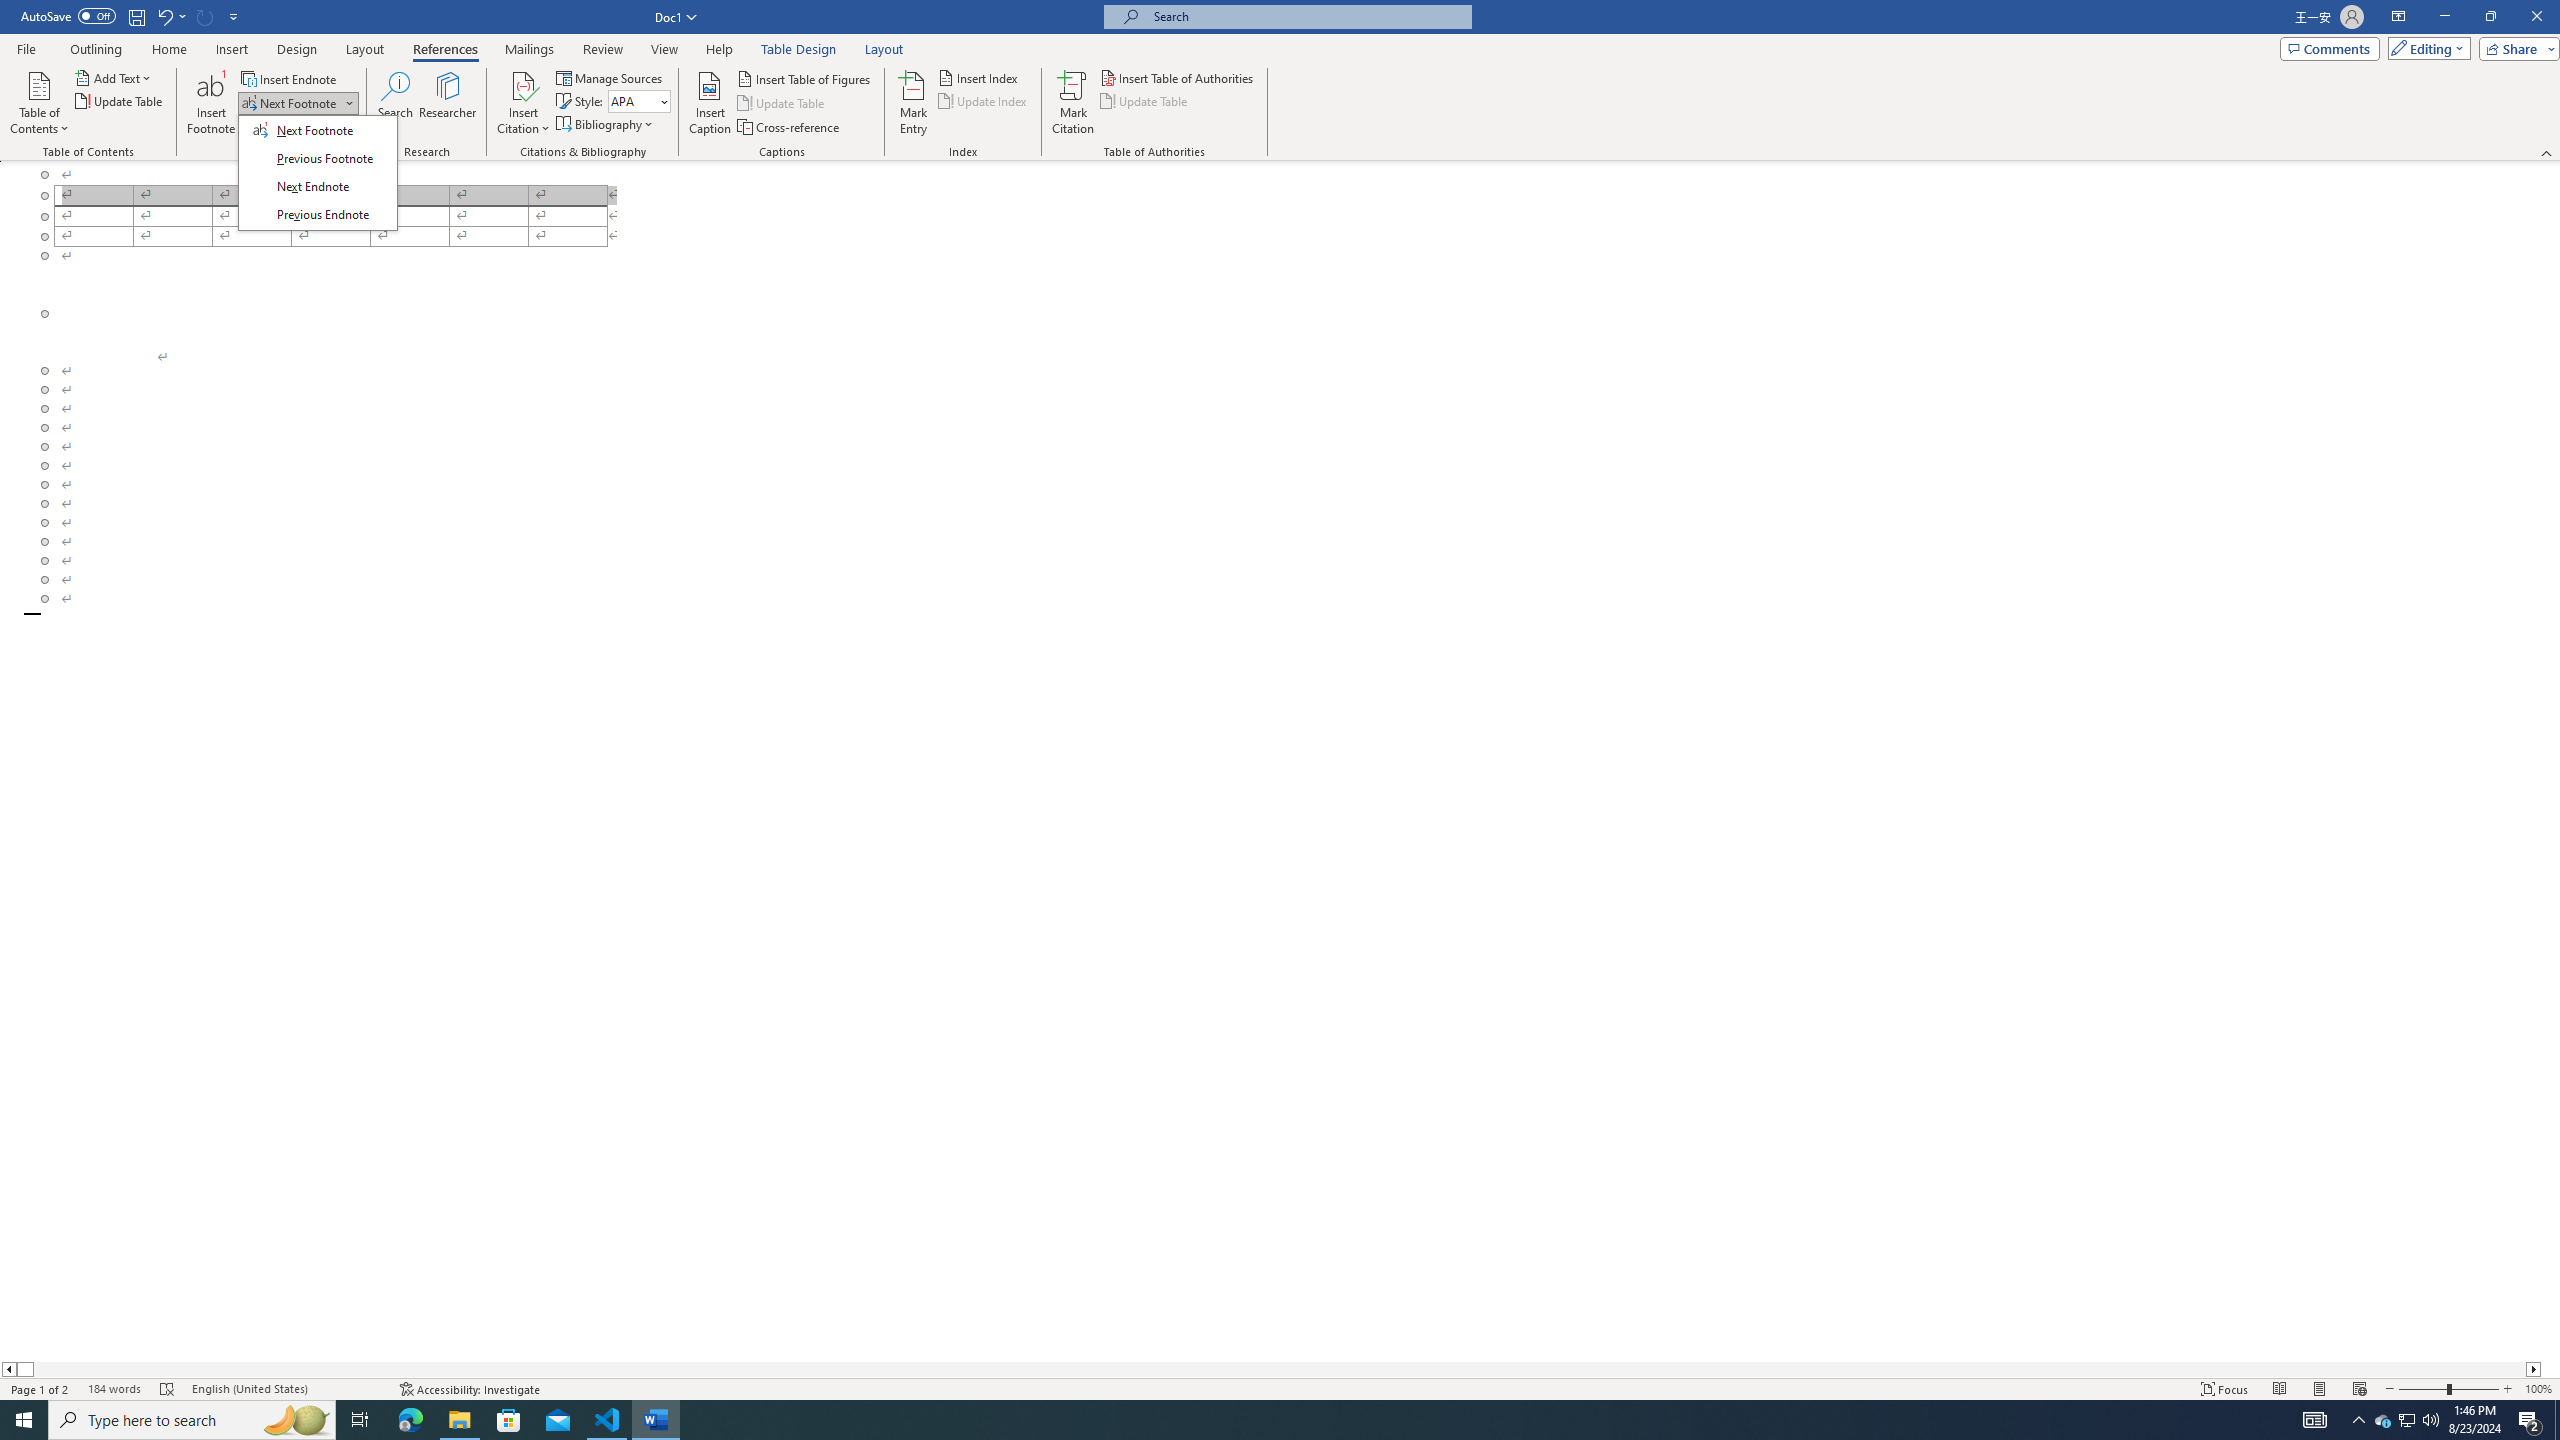 The image size is (2560, 1440). I want to click on 'Style', so click(640, 99).